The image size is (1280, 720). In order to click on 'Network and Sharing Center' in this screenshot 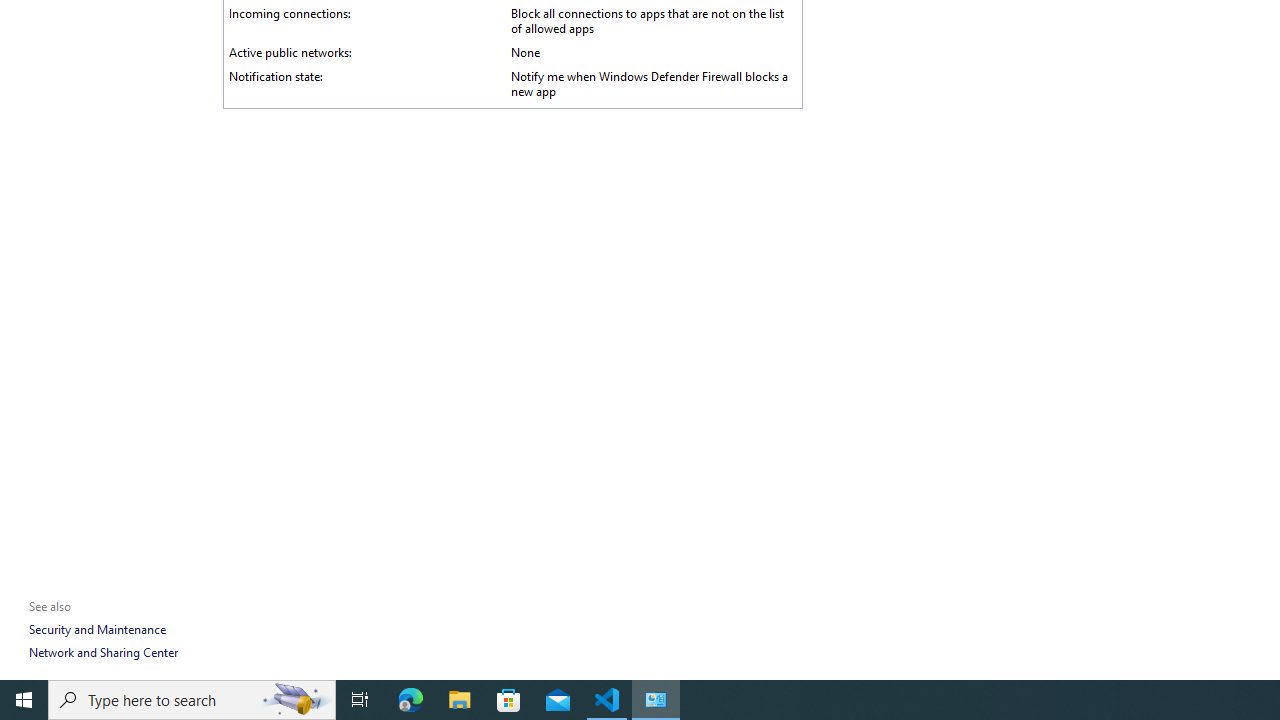, I will do `click(102, 652)`.